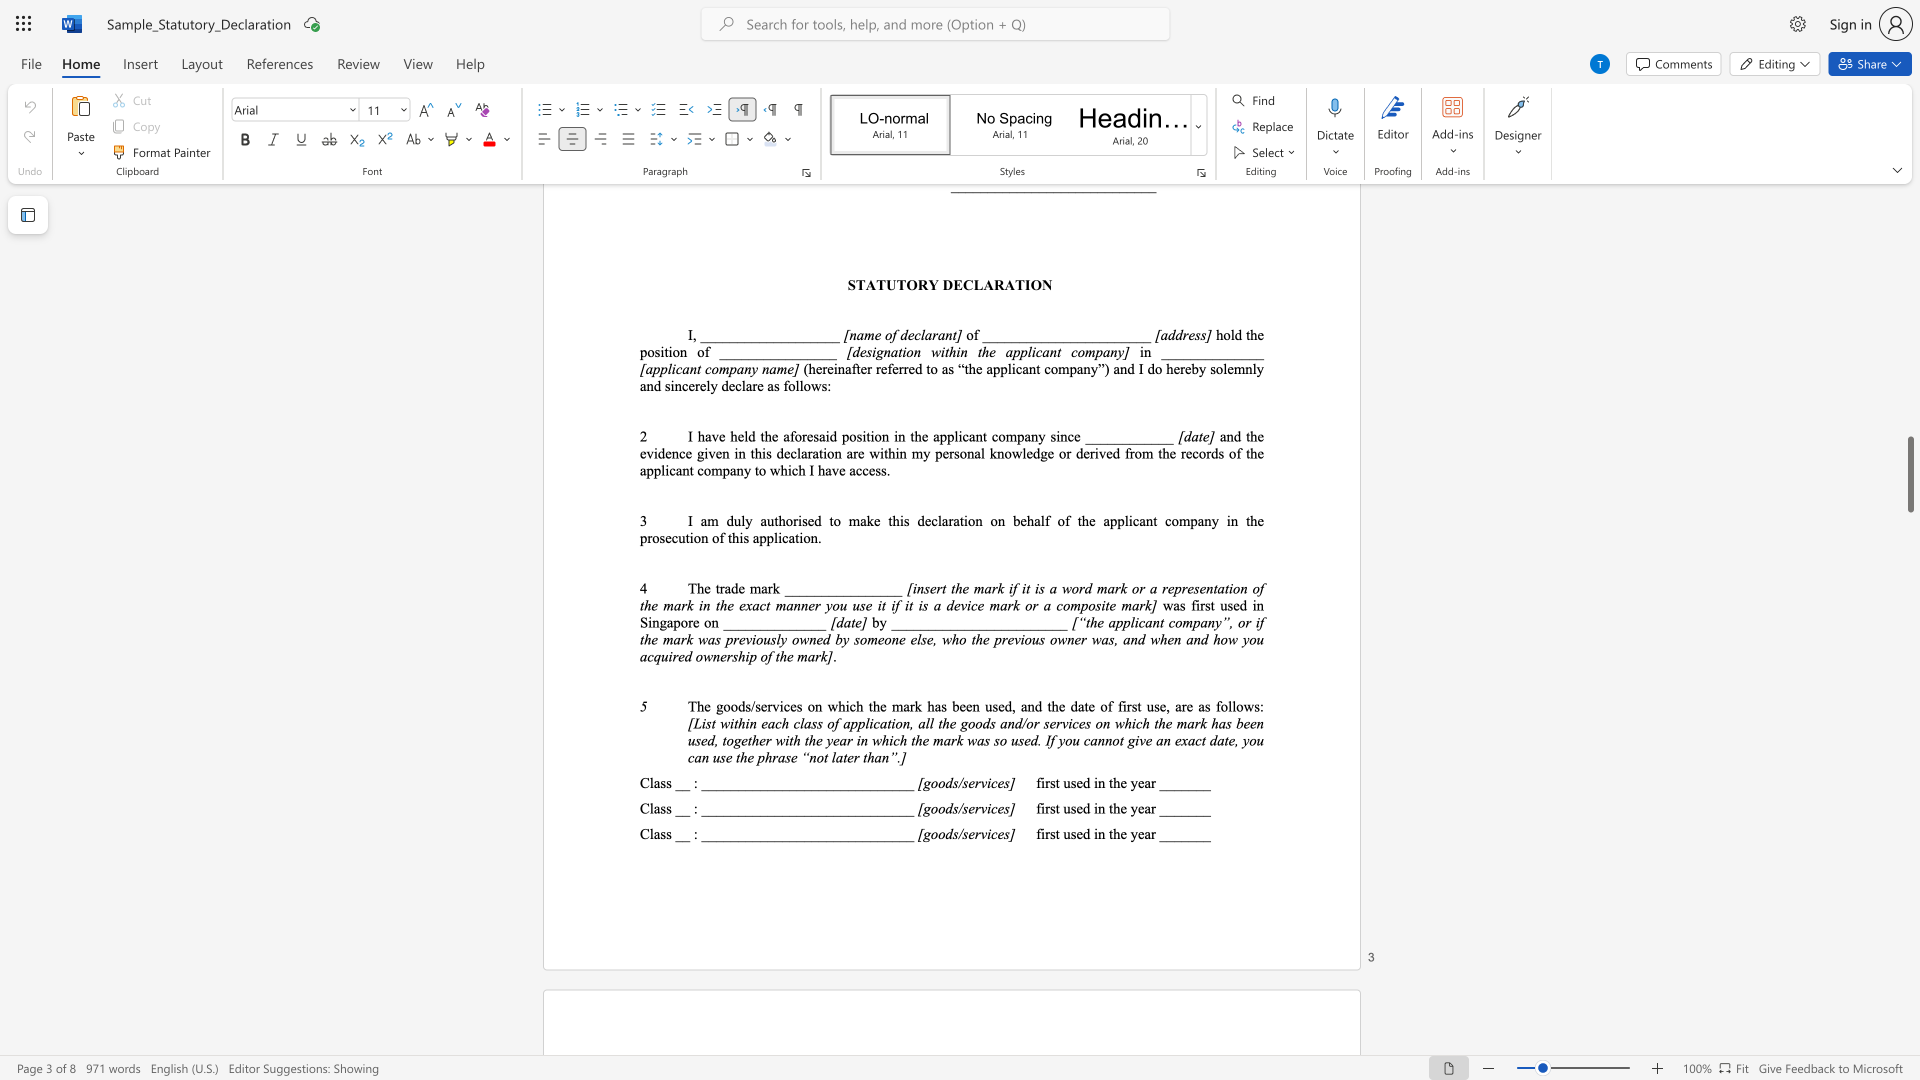  Describe the element at coordinates (1909, 540) in the screenshot. I see `the right-hand scrollbar to ascend the page` at that location.